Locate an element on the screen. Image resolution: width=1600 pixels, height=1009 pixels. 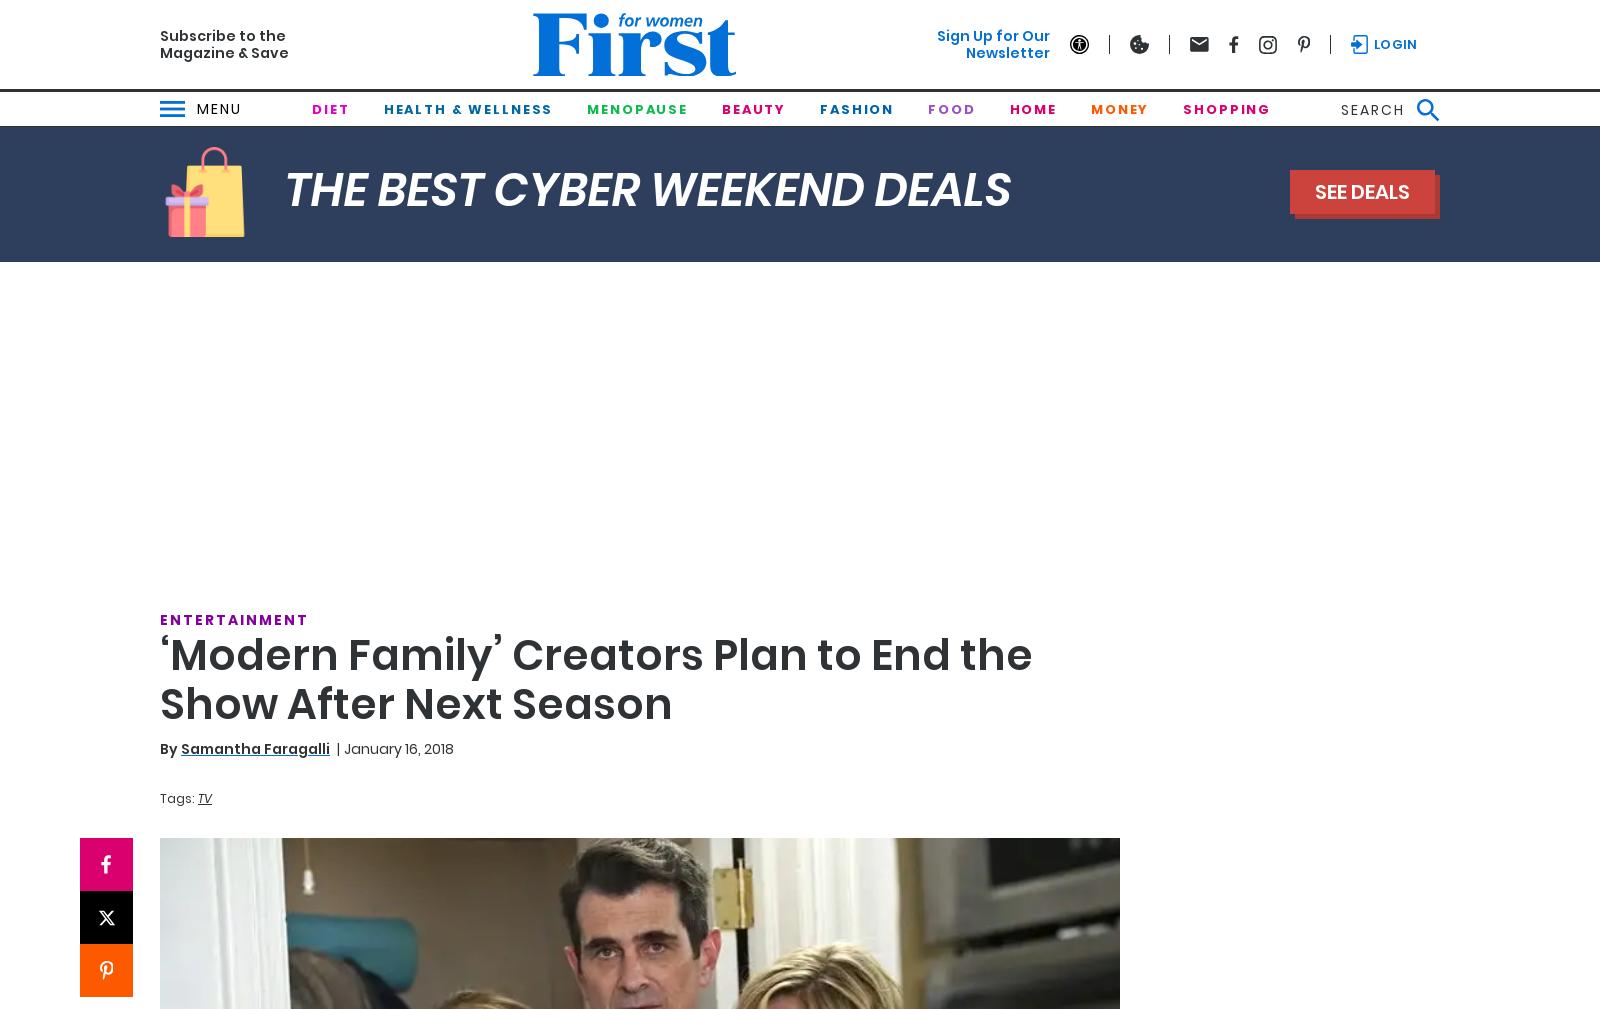
'Menopause' is located at coordinates (636, 107).